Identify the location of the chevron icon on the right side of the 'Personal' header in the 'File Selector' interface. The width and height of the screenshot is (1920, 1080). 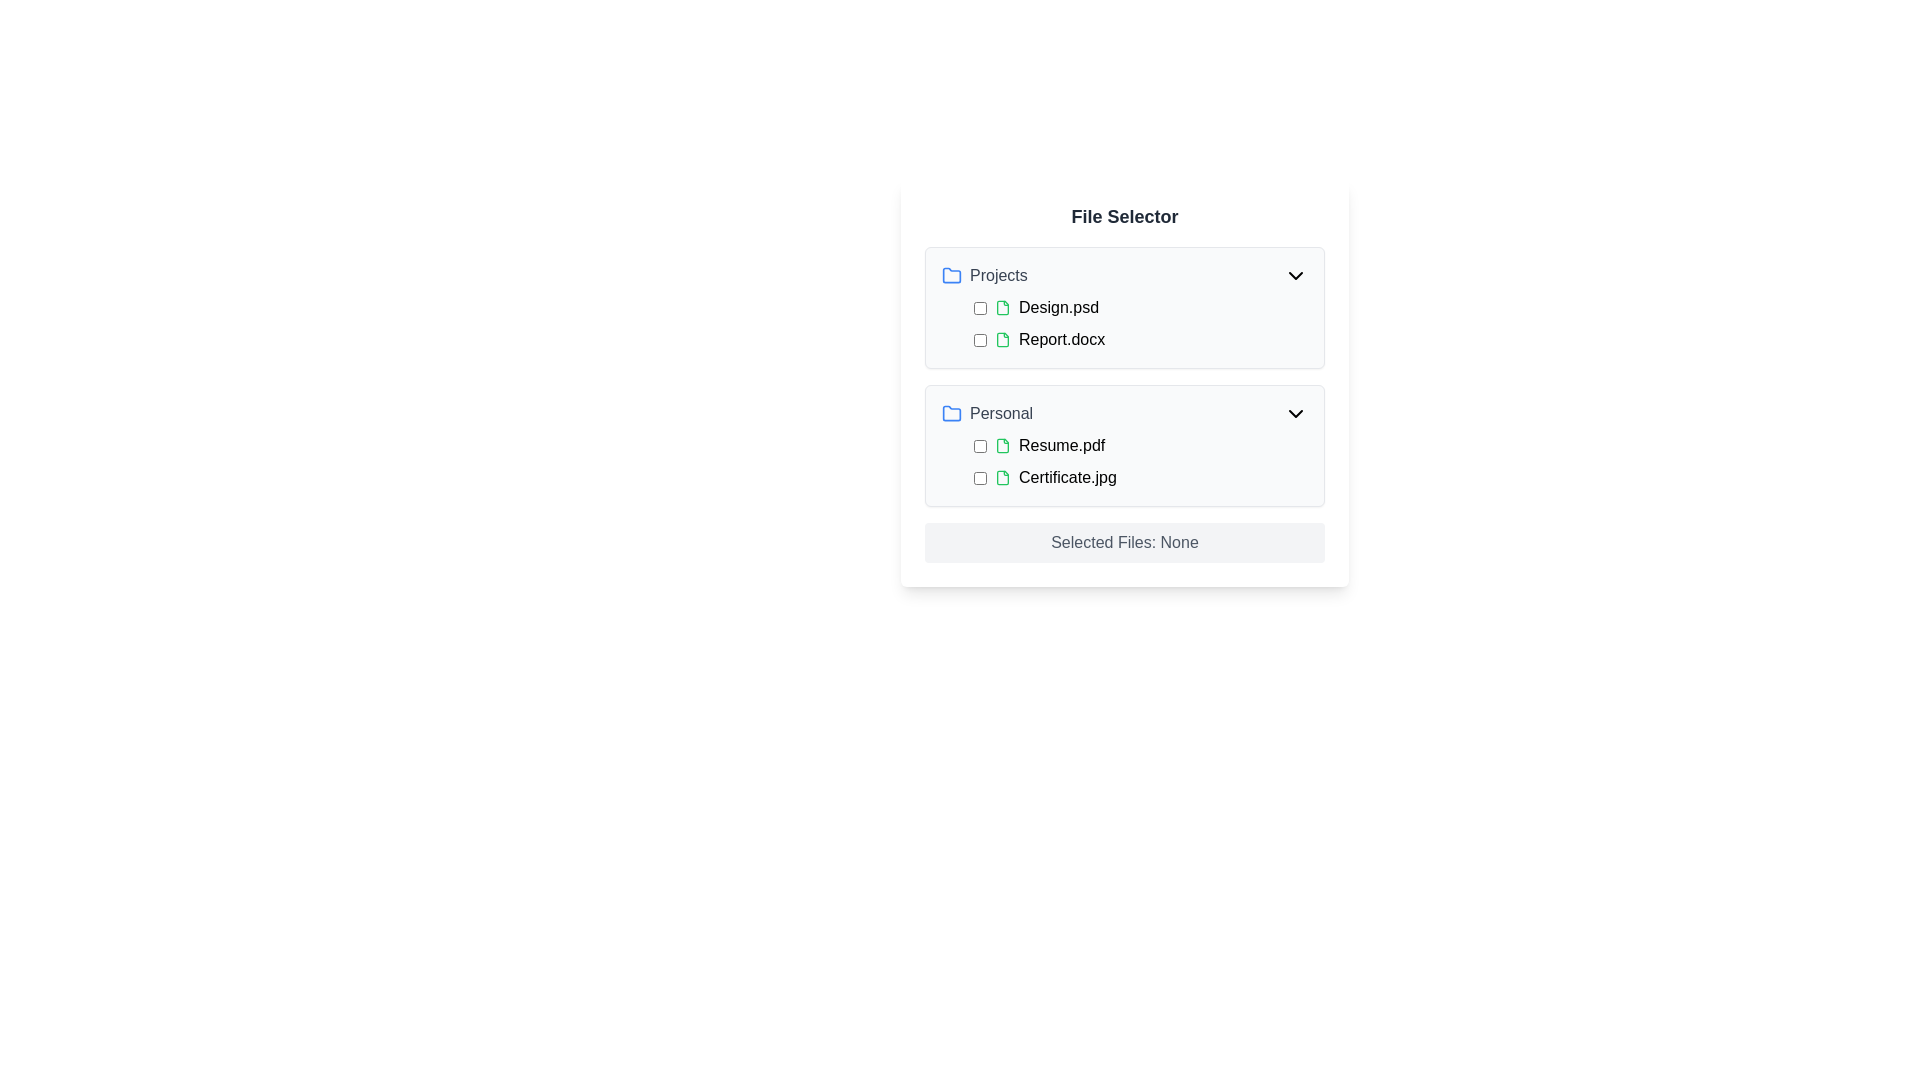
(1296, 412).